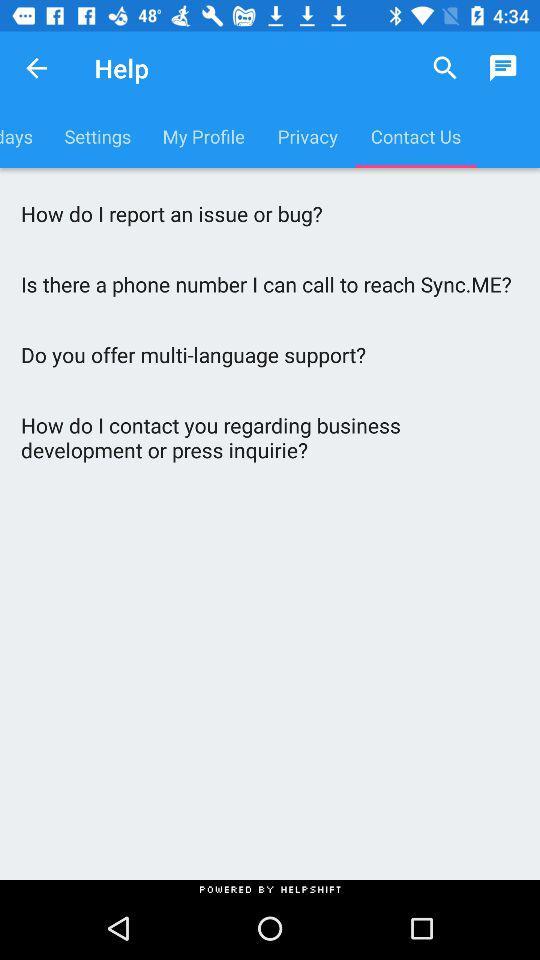 The width and height of the screenshot is (540, 960). What do you see at coordinates (270, 283) in the screenshot?
I see `is there a item` at bounding box center [270, 283].